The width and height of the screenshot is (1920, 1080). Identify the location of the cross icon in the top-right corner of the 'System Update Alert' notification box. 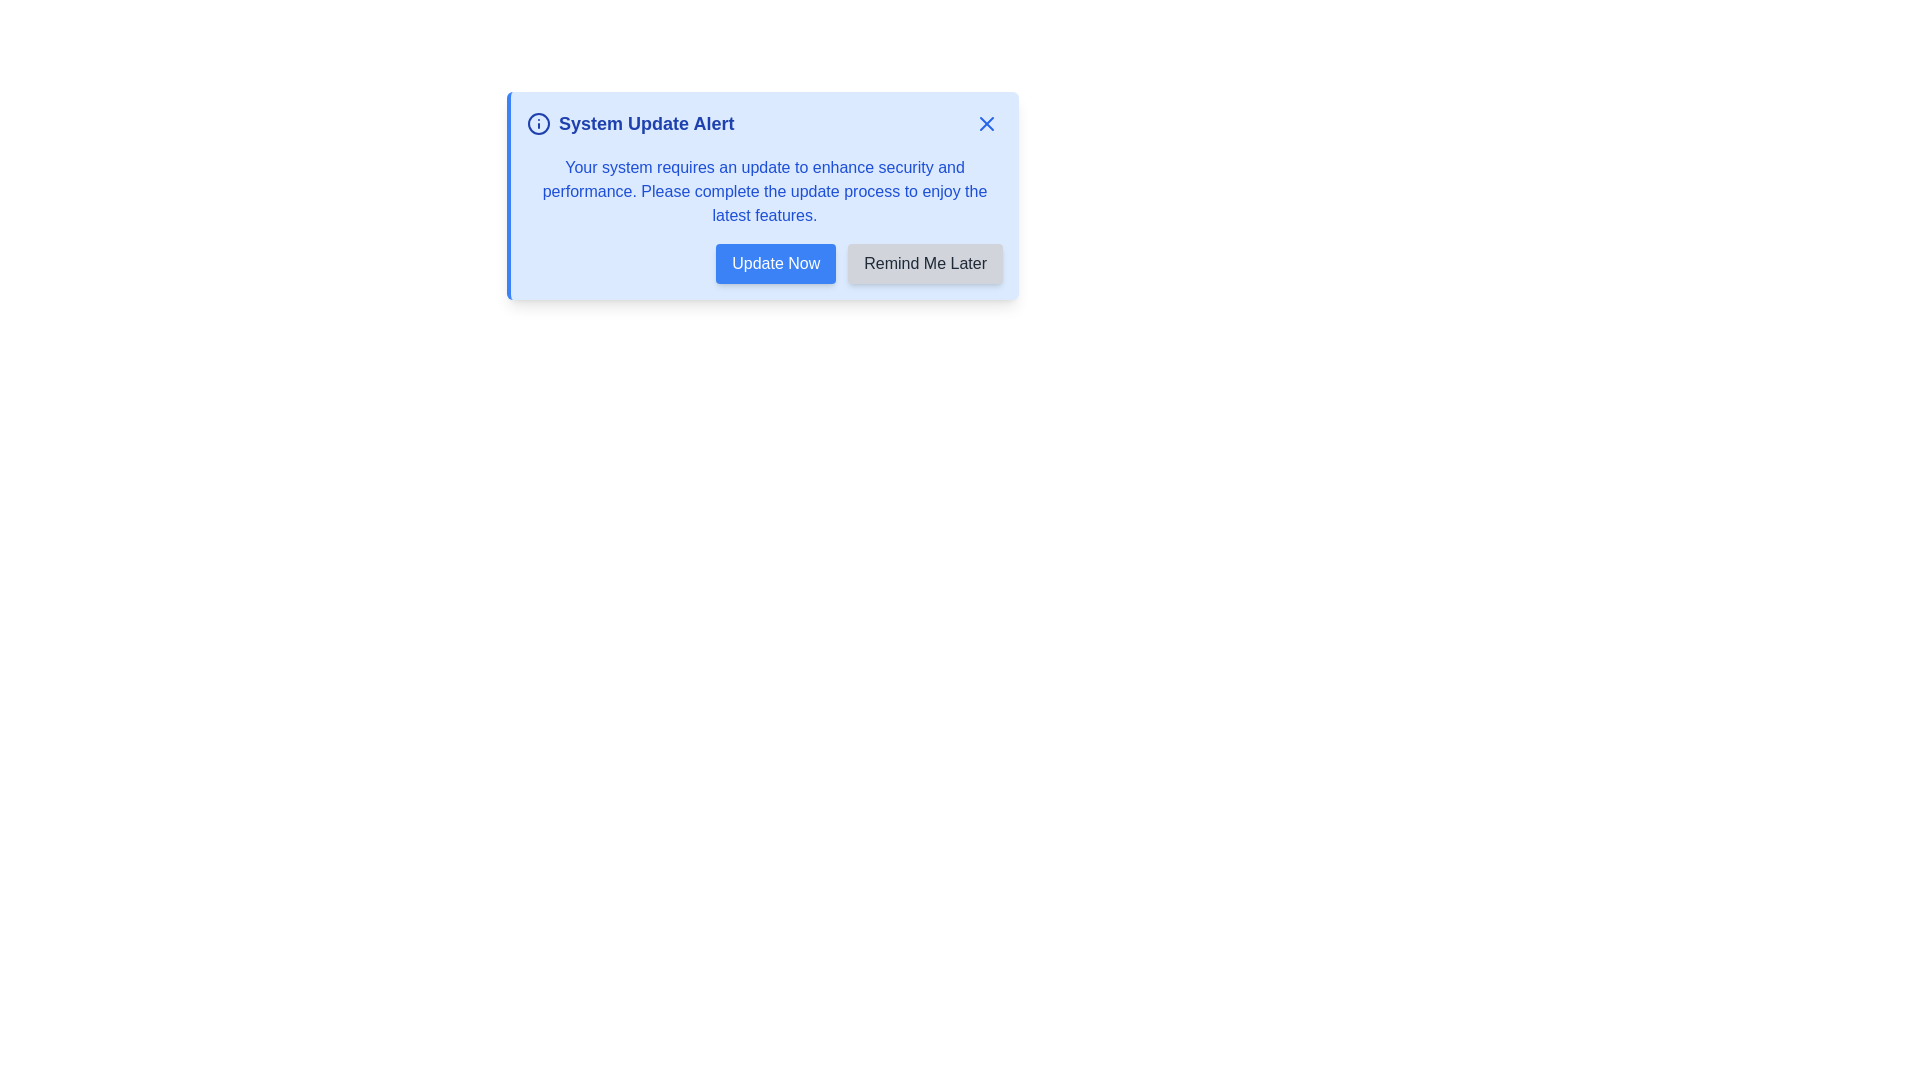
(987, 123).